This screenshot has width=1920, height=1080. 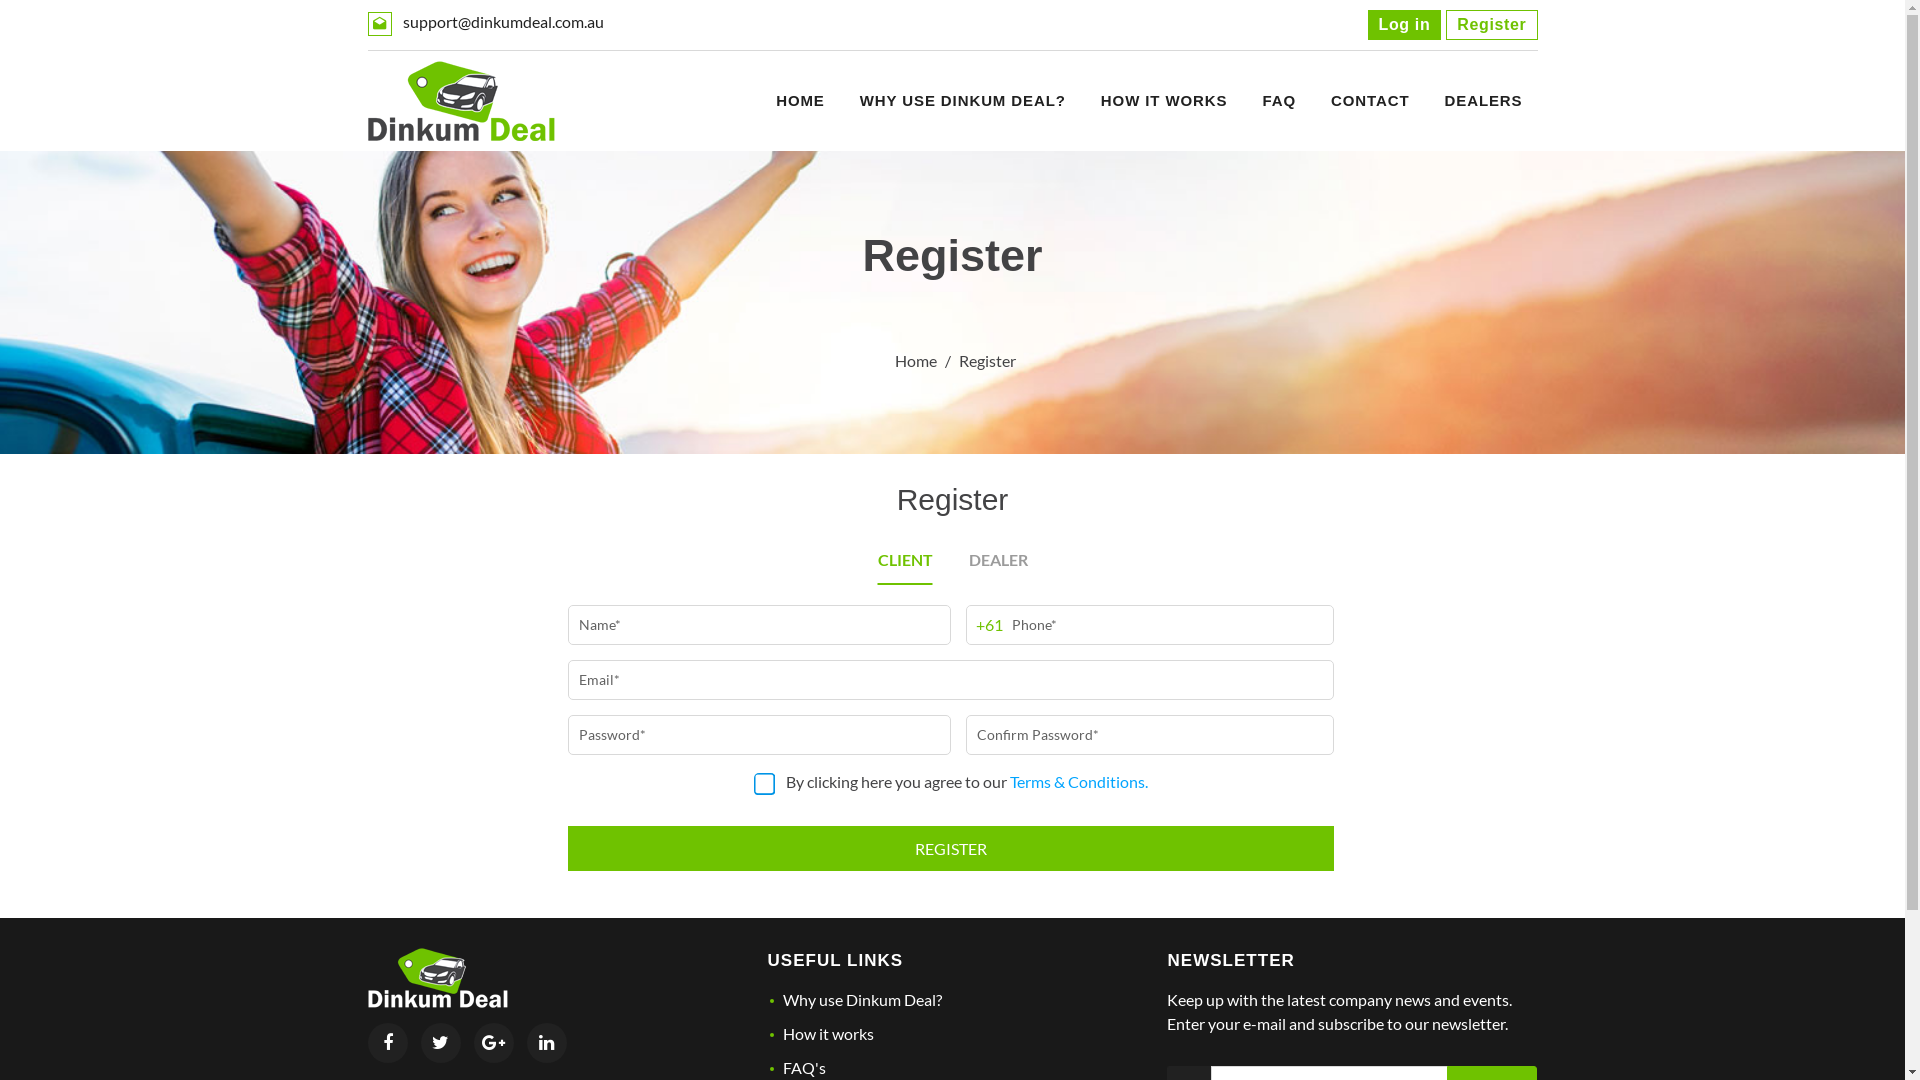 I want to click on 'How it works', so click(x=827, y=1033).